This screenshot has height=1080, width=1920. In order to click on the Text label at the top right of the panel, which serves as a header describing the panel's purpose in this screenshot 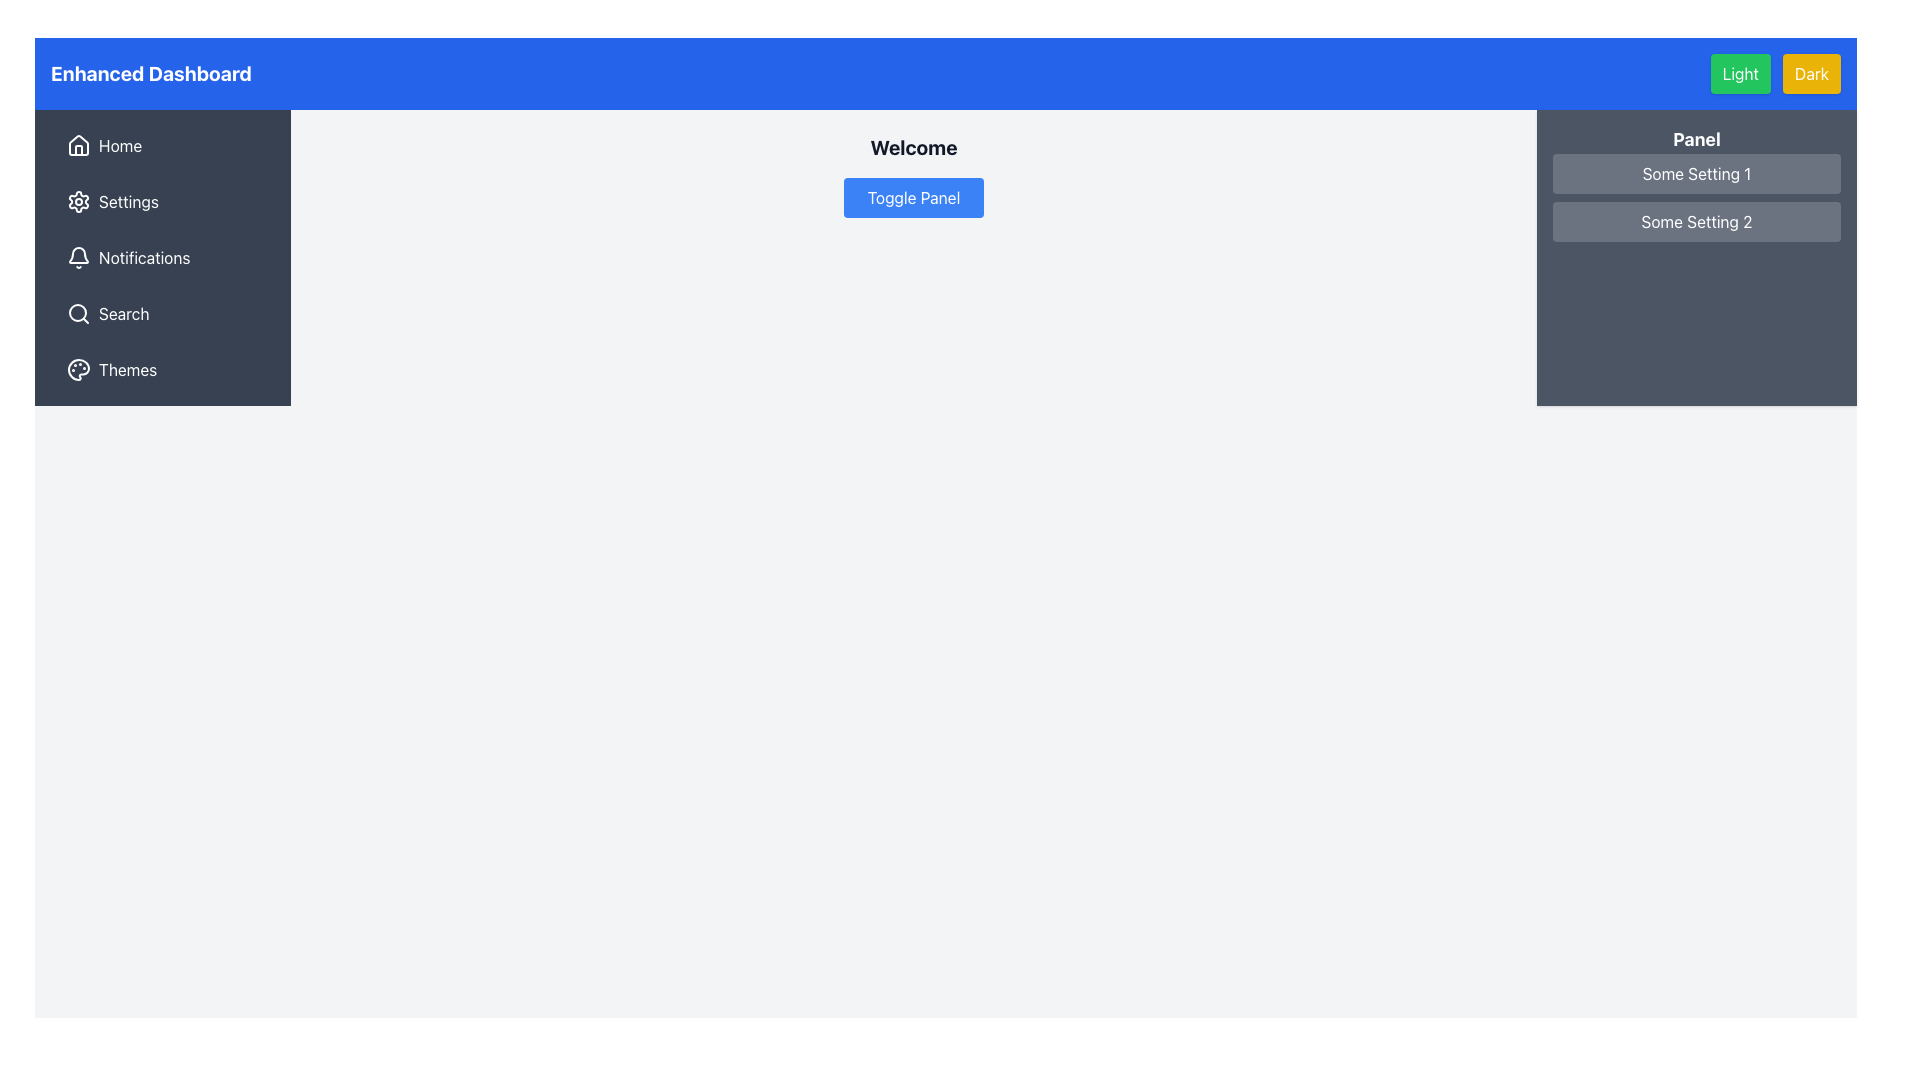, I will do `click(1696, 138)`.